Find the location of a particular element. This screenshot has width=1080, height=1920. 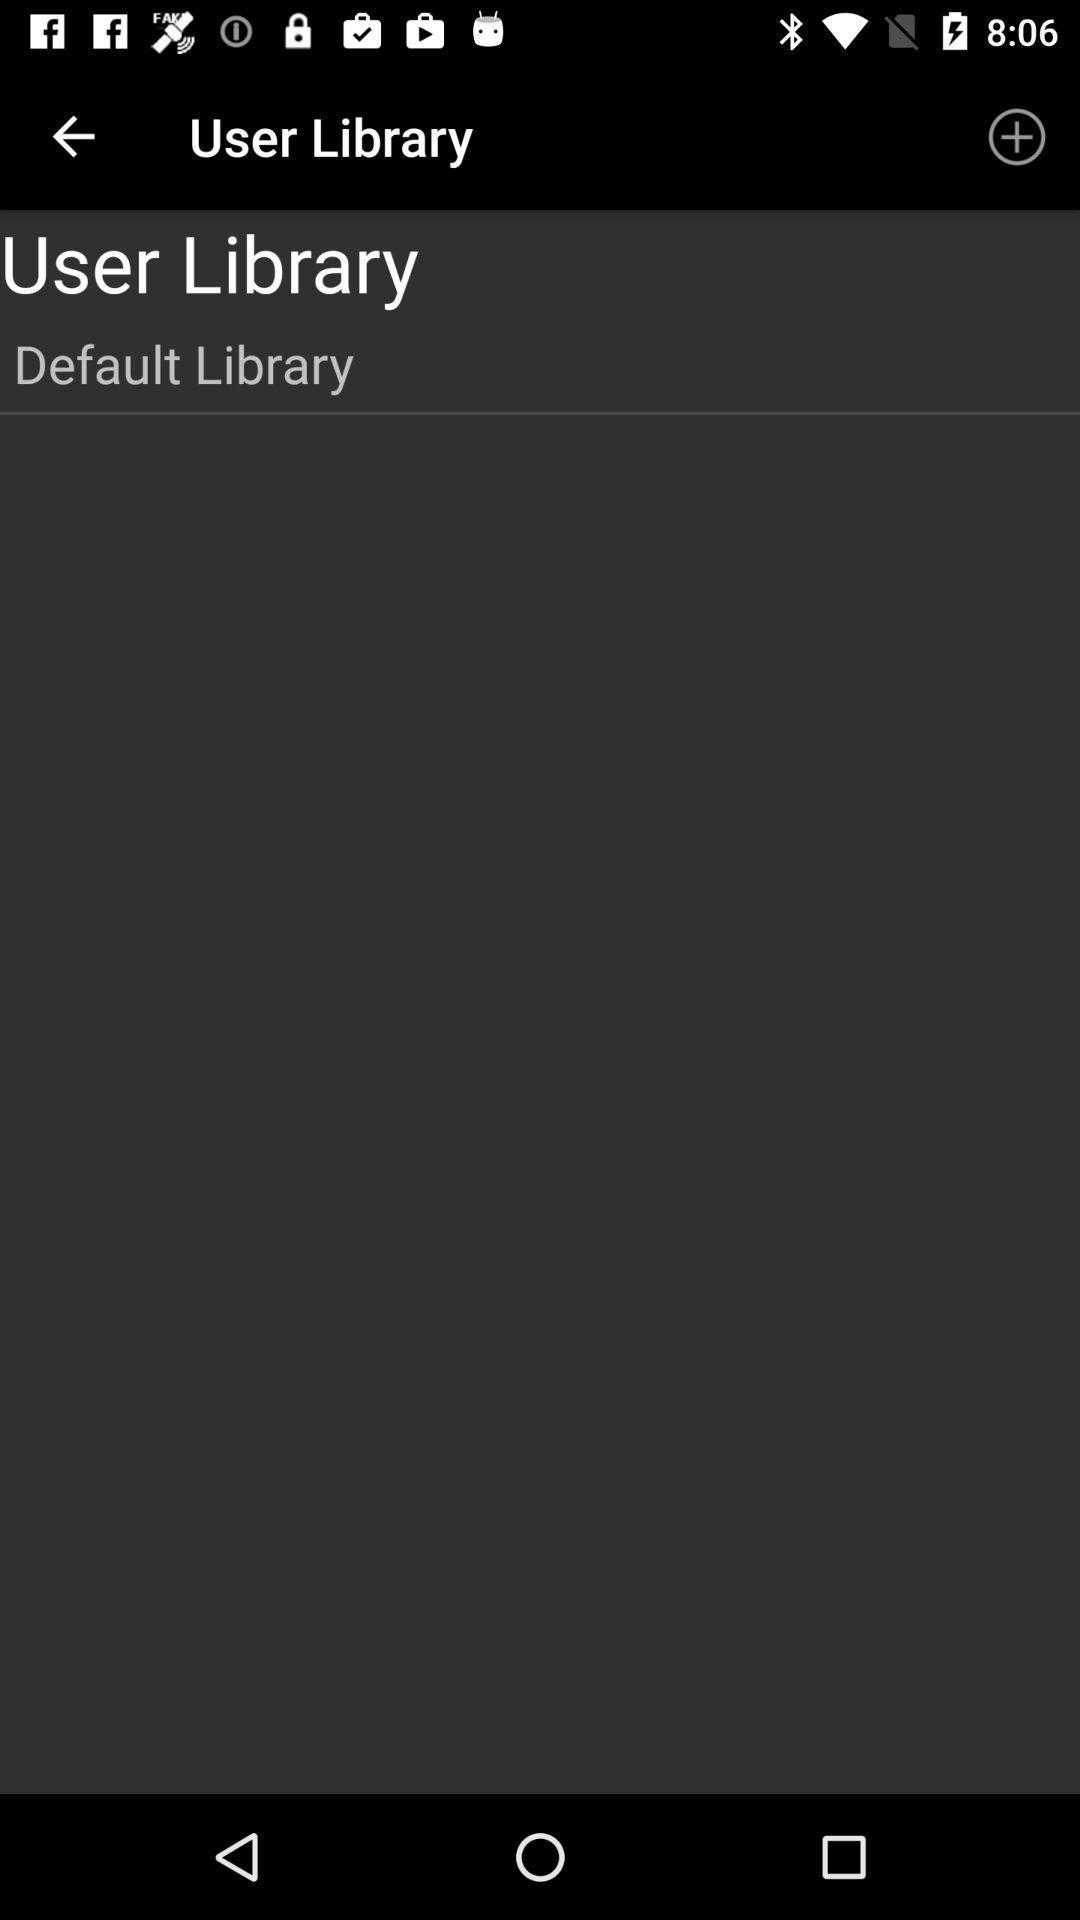

default library icon is located at coordinates (540, 363).